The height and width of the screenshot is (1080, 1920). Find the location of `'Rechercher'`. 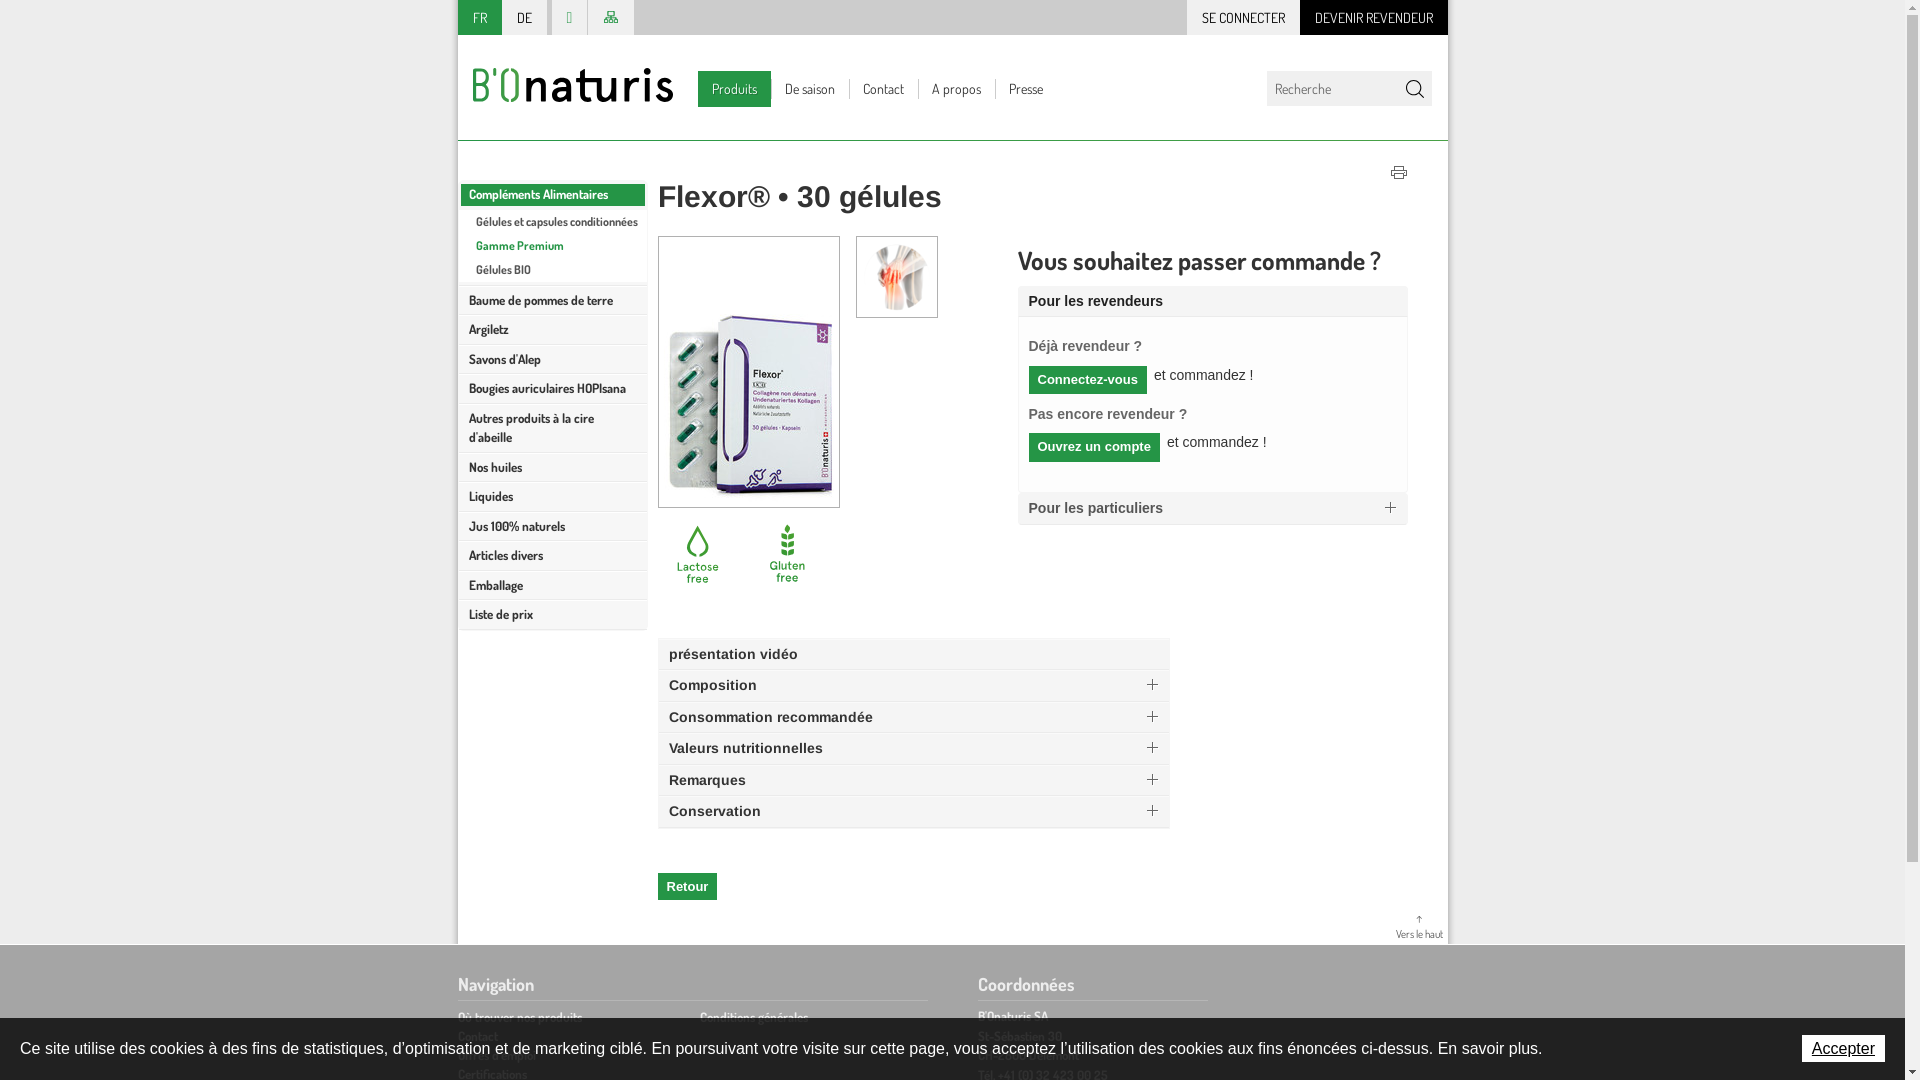

'Rechercher' is located at coordinates (1412, 87).